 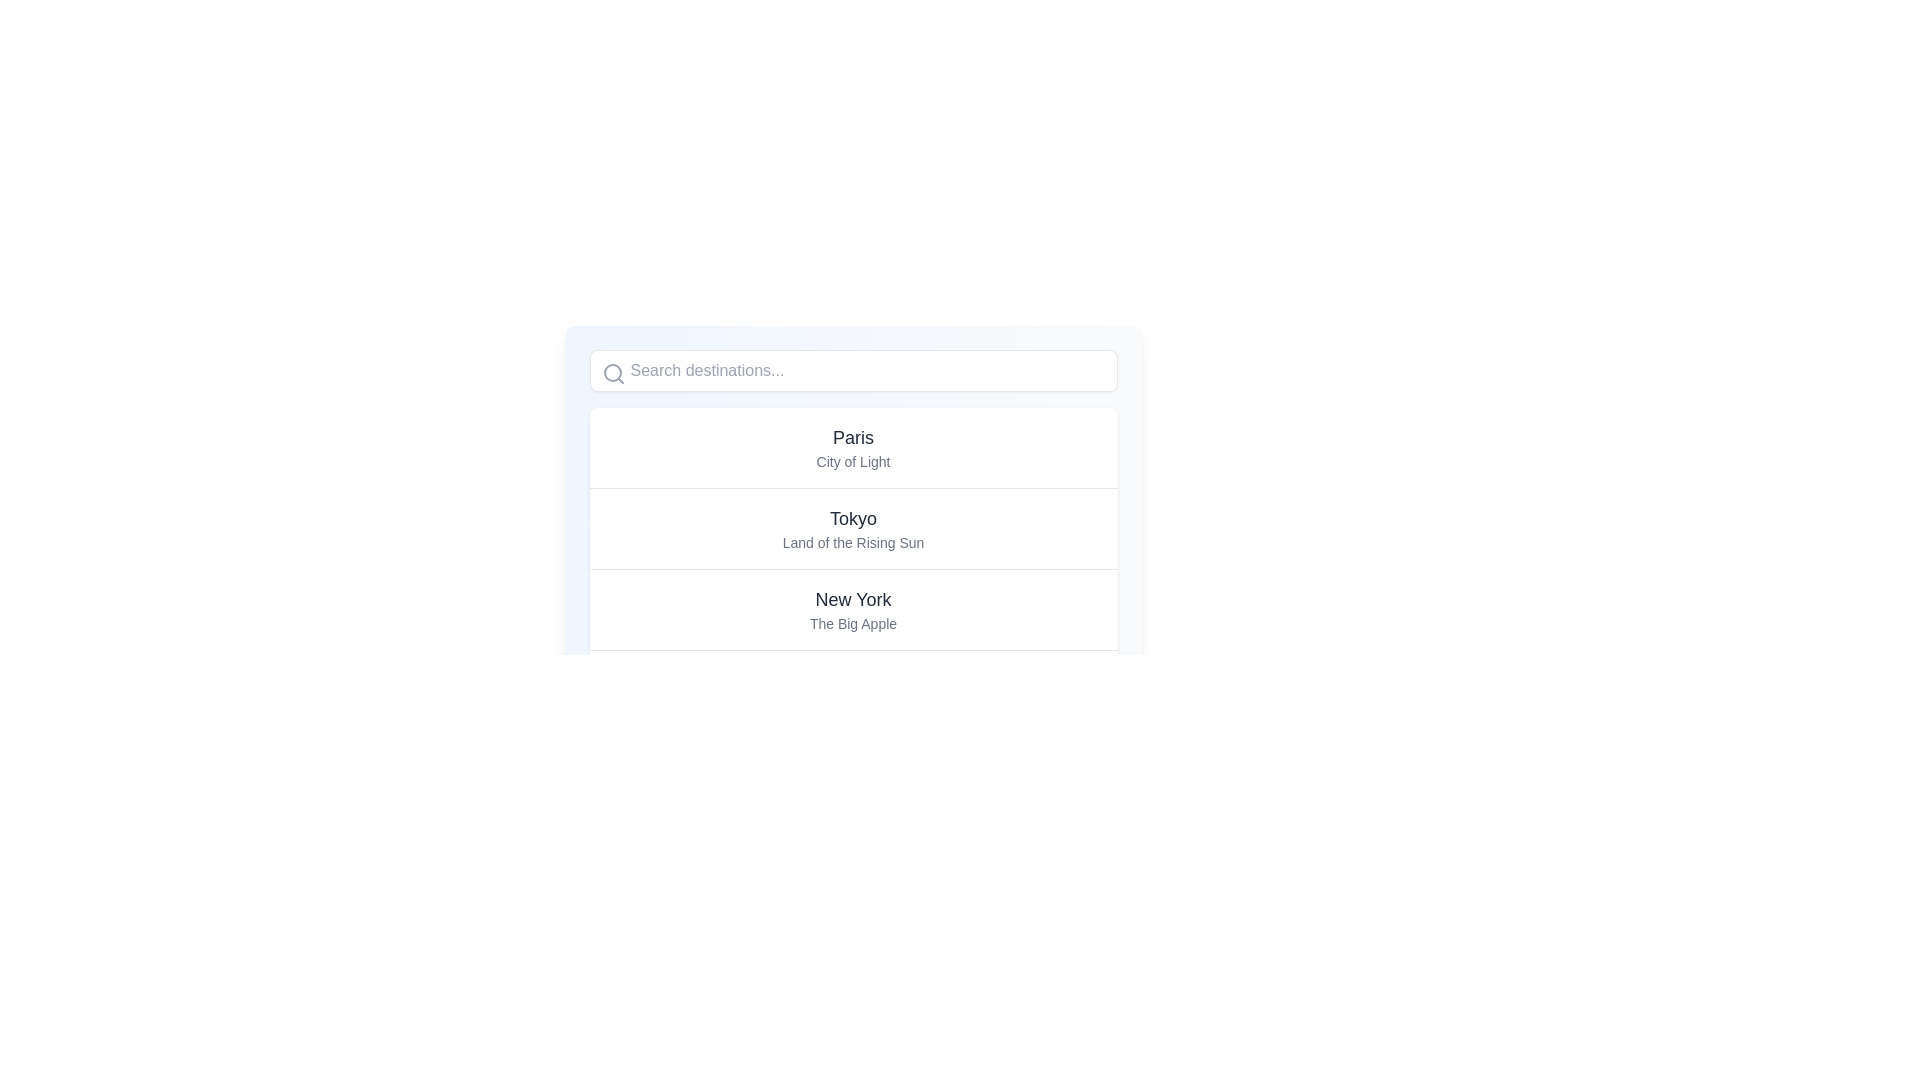 What do you see at coordinates (853, 527) in the screenshot?
I see `the clickable item in the list that provides information about the city of Tokyo, which is the second item in the list between Paris and New York` at bounding box center [853, 527].